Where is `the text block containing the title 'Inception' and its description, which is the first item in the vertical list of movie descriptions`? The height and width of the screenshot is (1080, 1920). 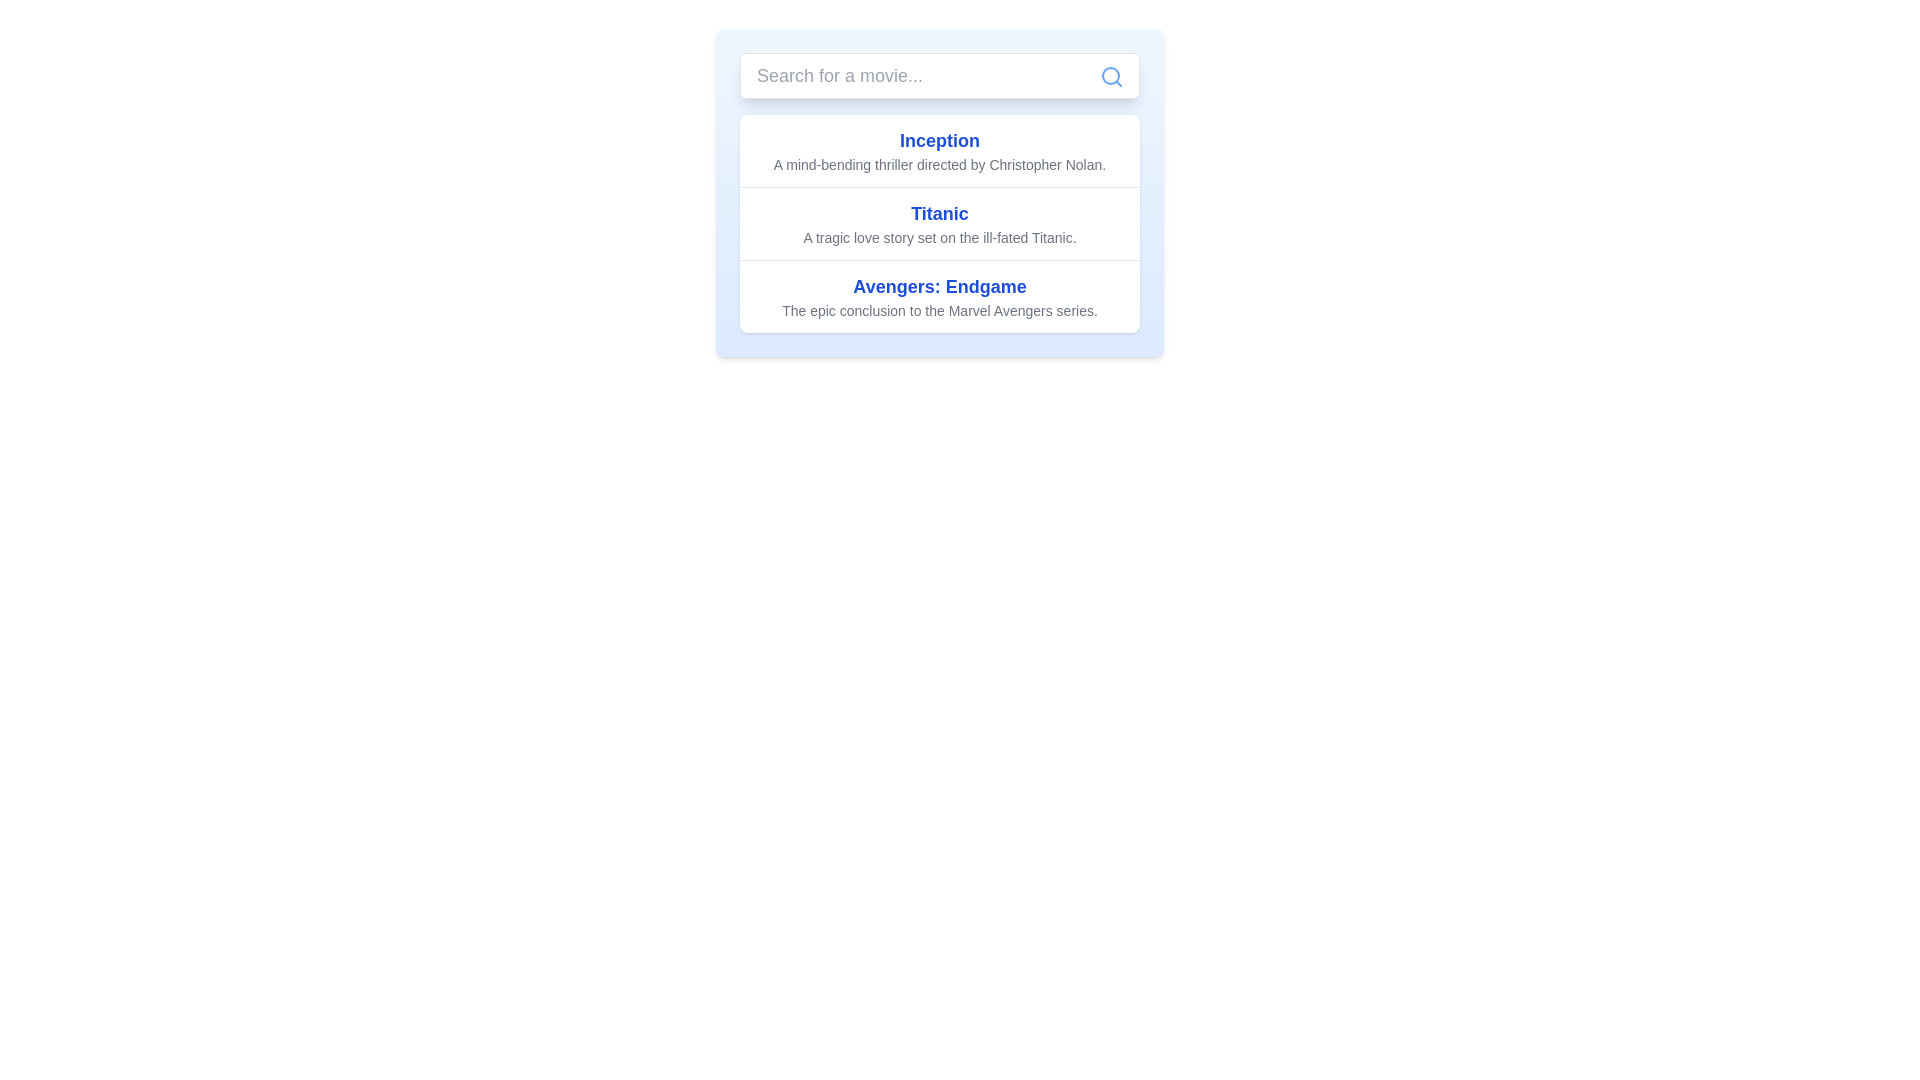 the text block containing the title 'Inception' and its description, which is the first item in the vertical list of movie descriptions is located at coordinates (939, 149).